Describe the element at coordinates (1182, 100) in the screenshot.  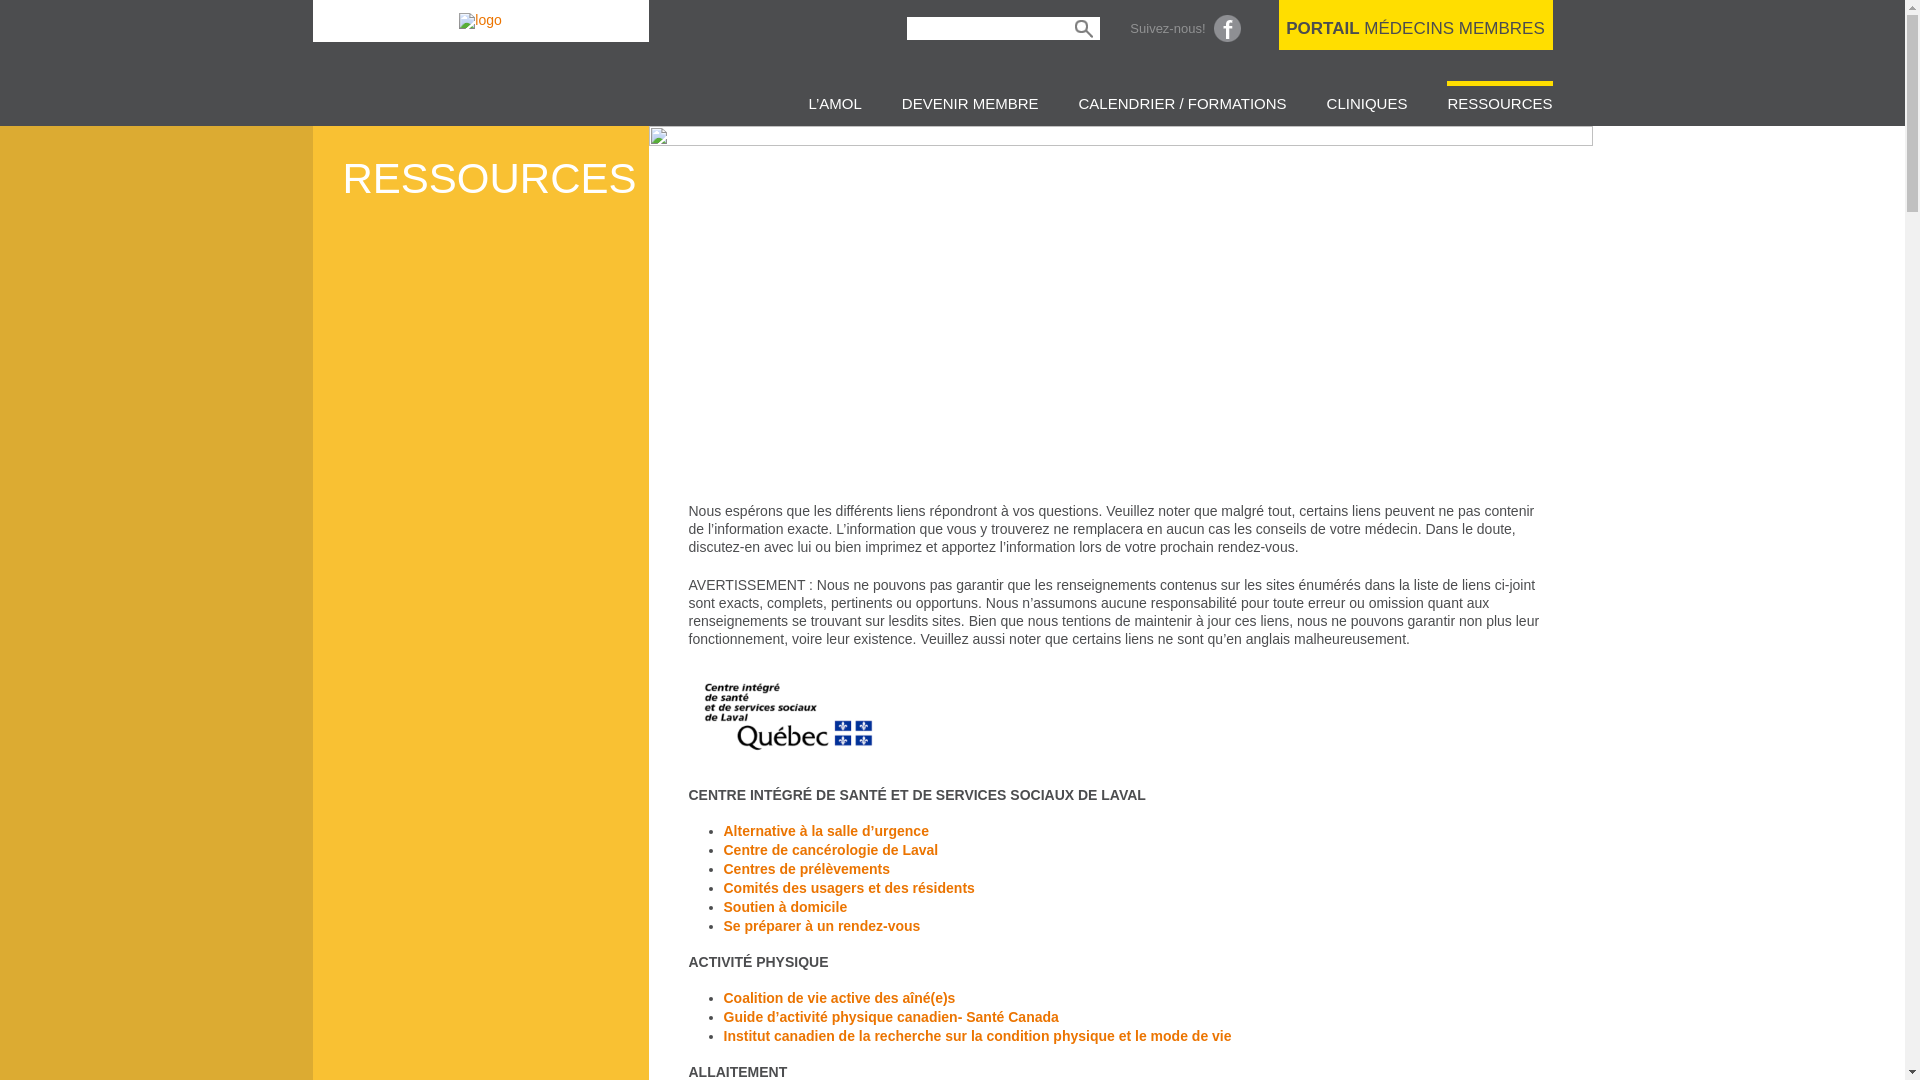
I see `'CALENDRIER / FORMATIONS'` at that location.